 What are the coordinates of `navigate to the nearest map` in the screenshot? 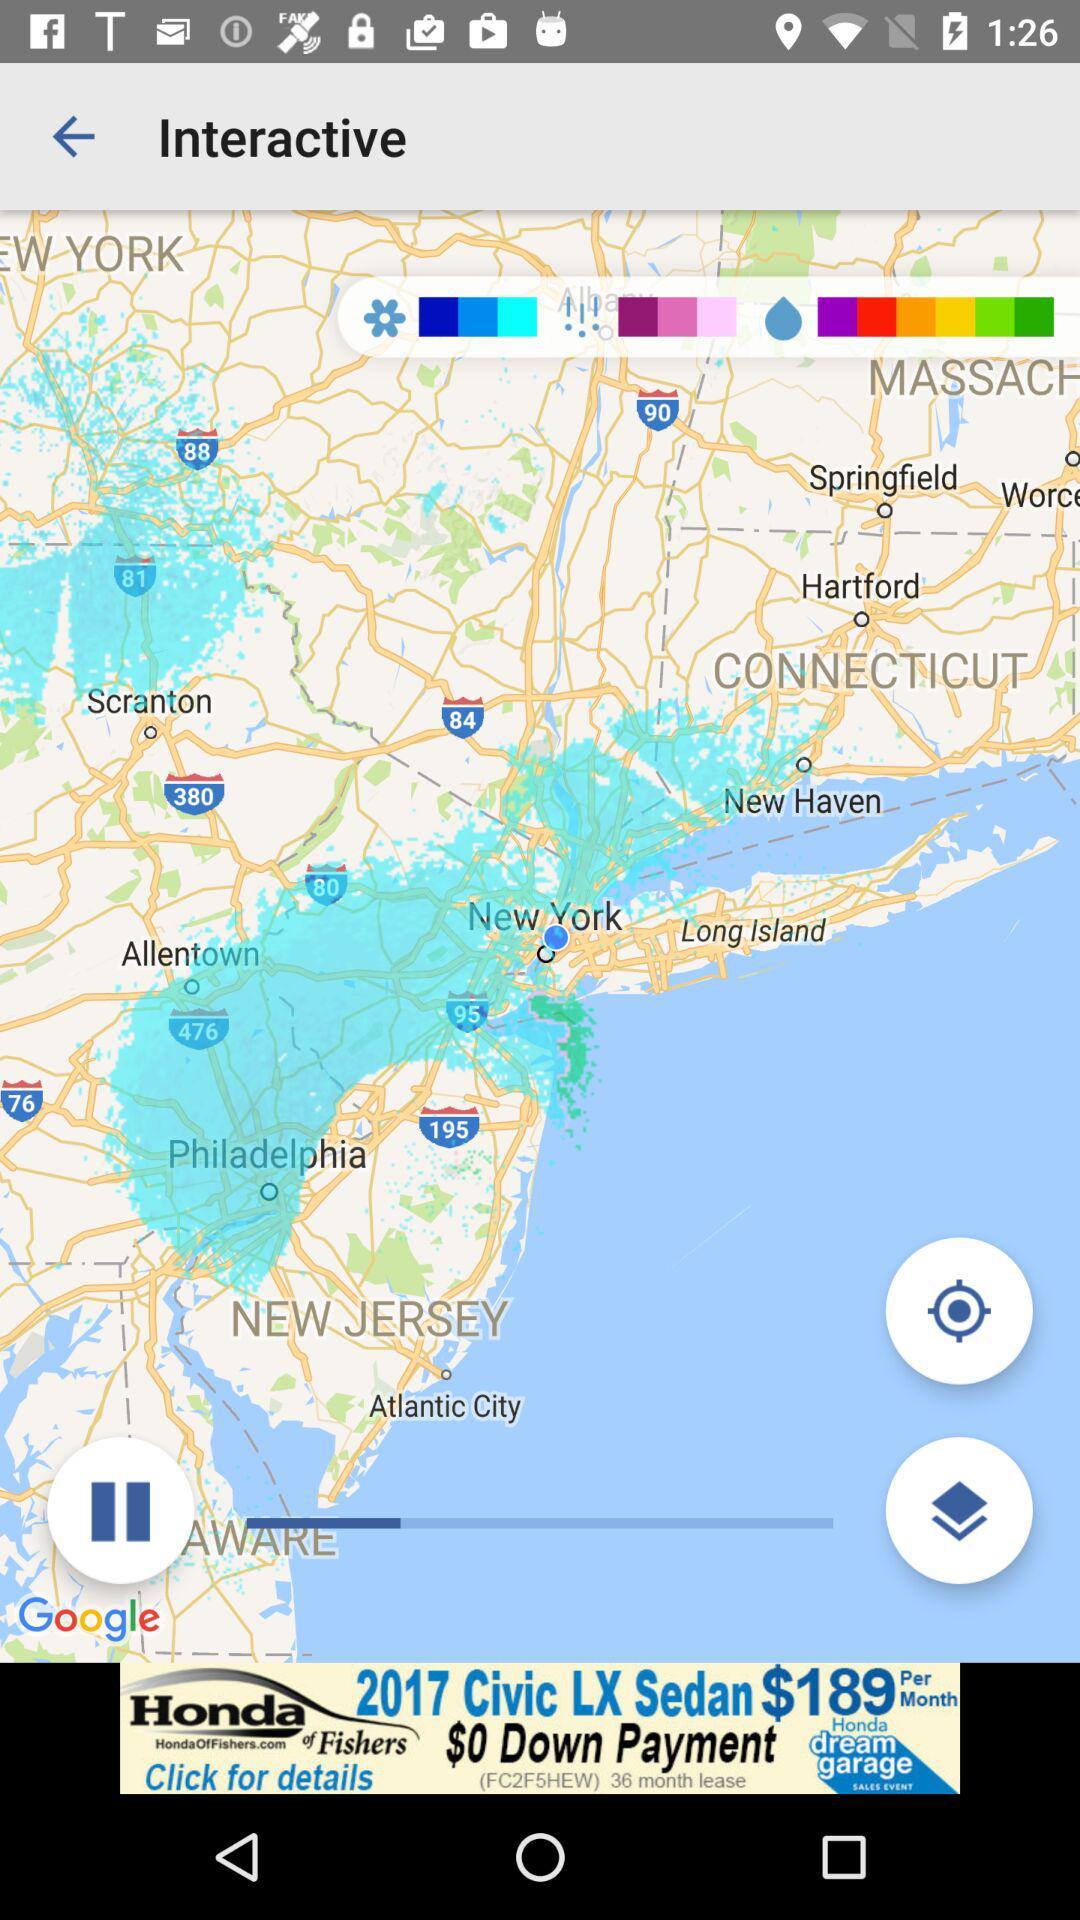 It's located at (958, 1310).